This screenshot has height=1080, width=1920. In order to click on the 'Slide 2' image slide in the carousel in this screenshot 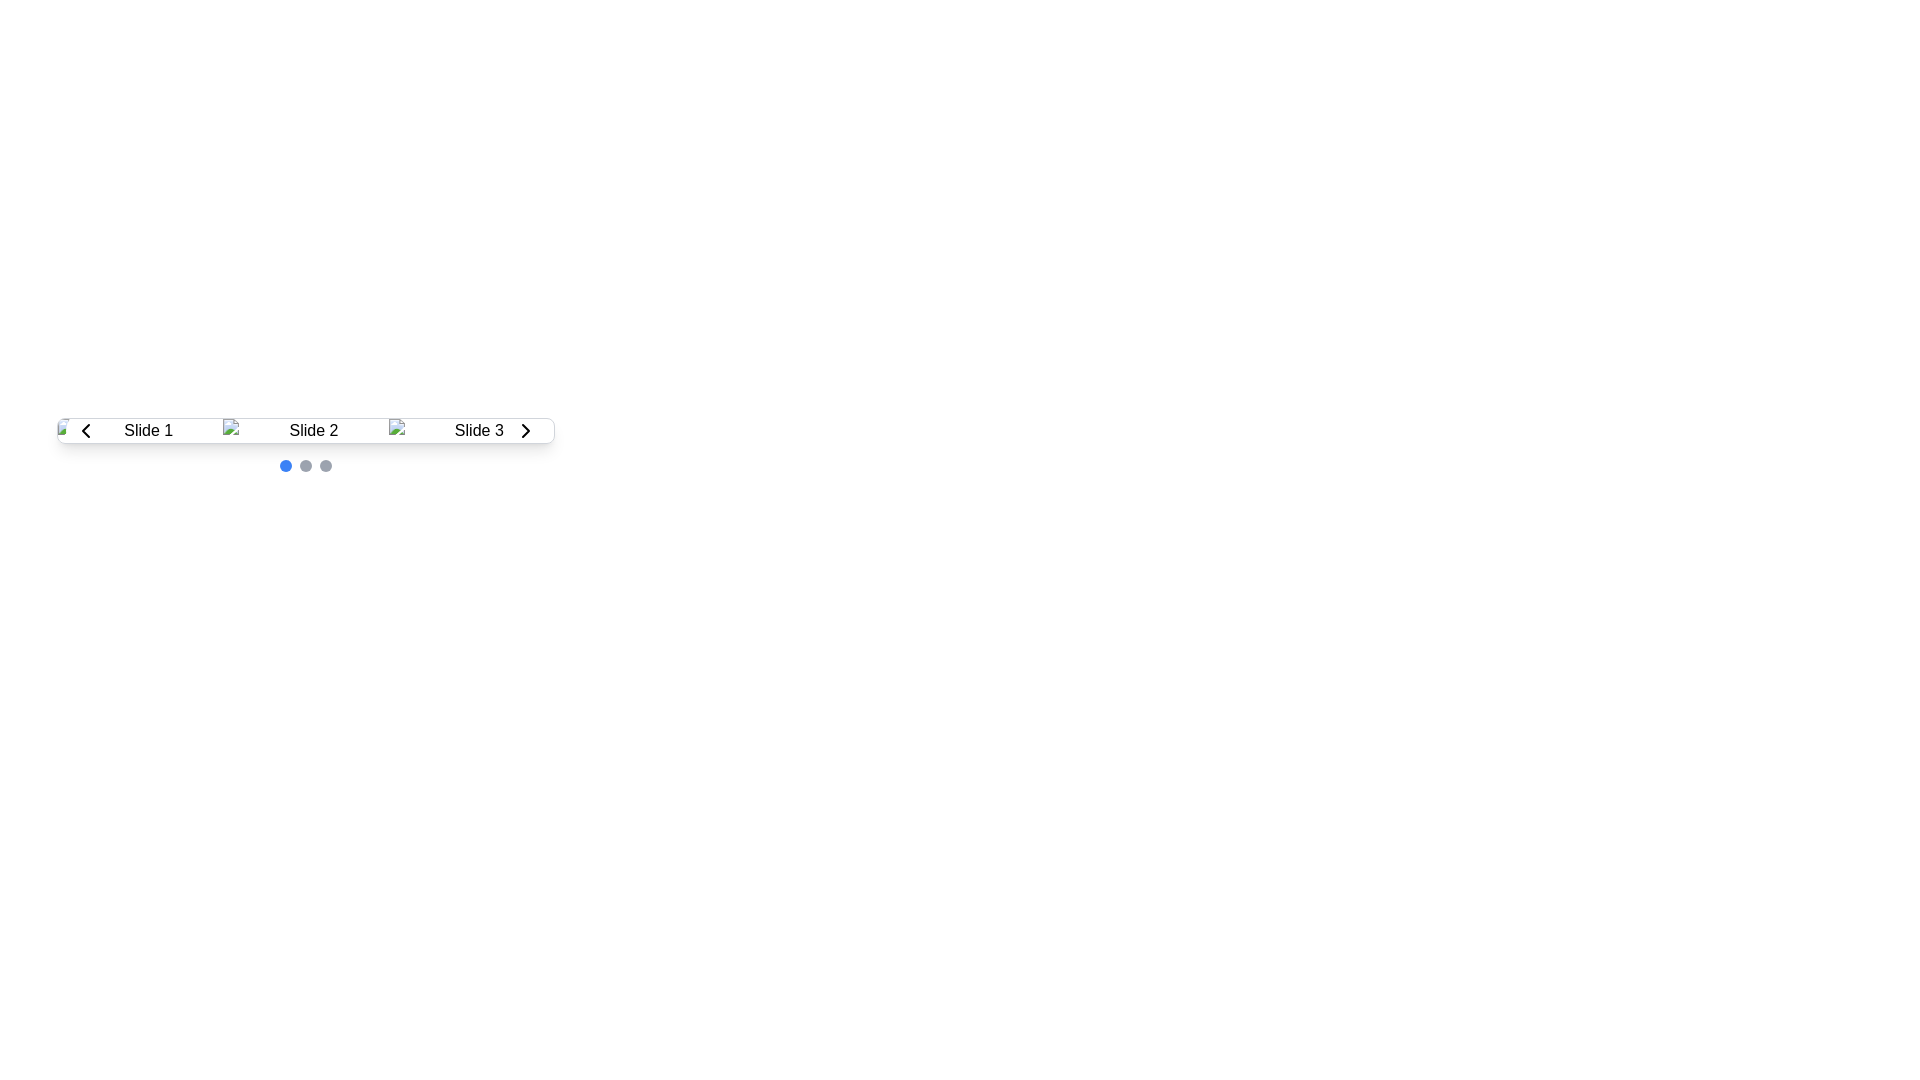, I will do `click(305, 430)`.